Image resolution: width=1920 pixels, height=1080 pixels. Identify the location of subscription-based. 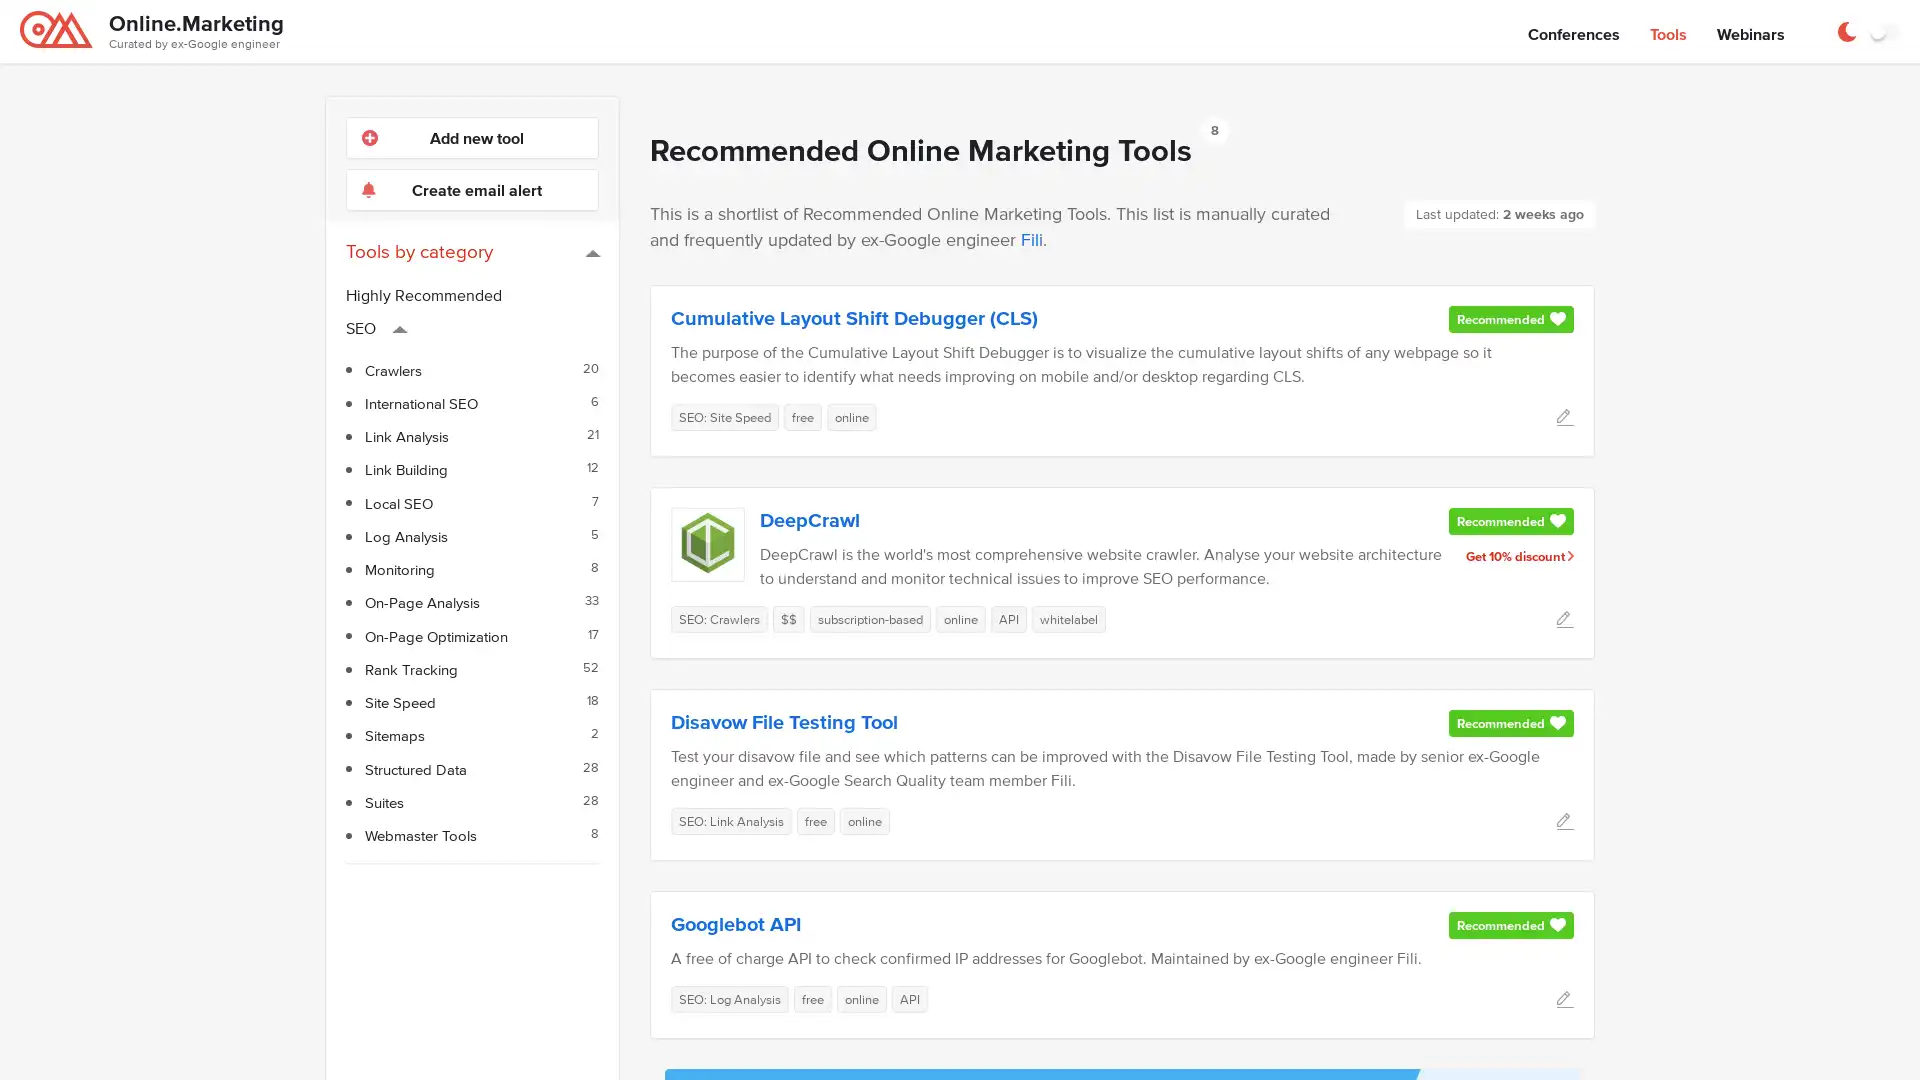
(870, 617).